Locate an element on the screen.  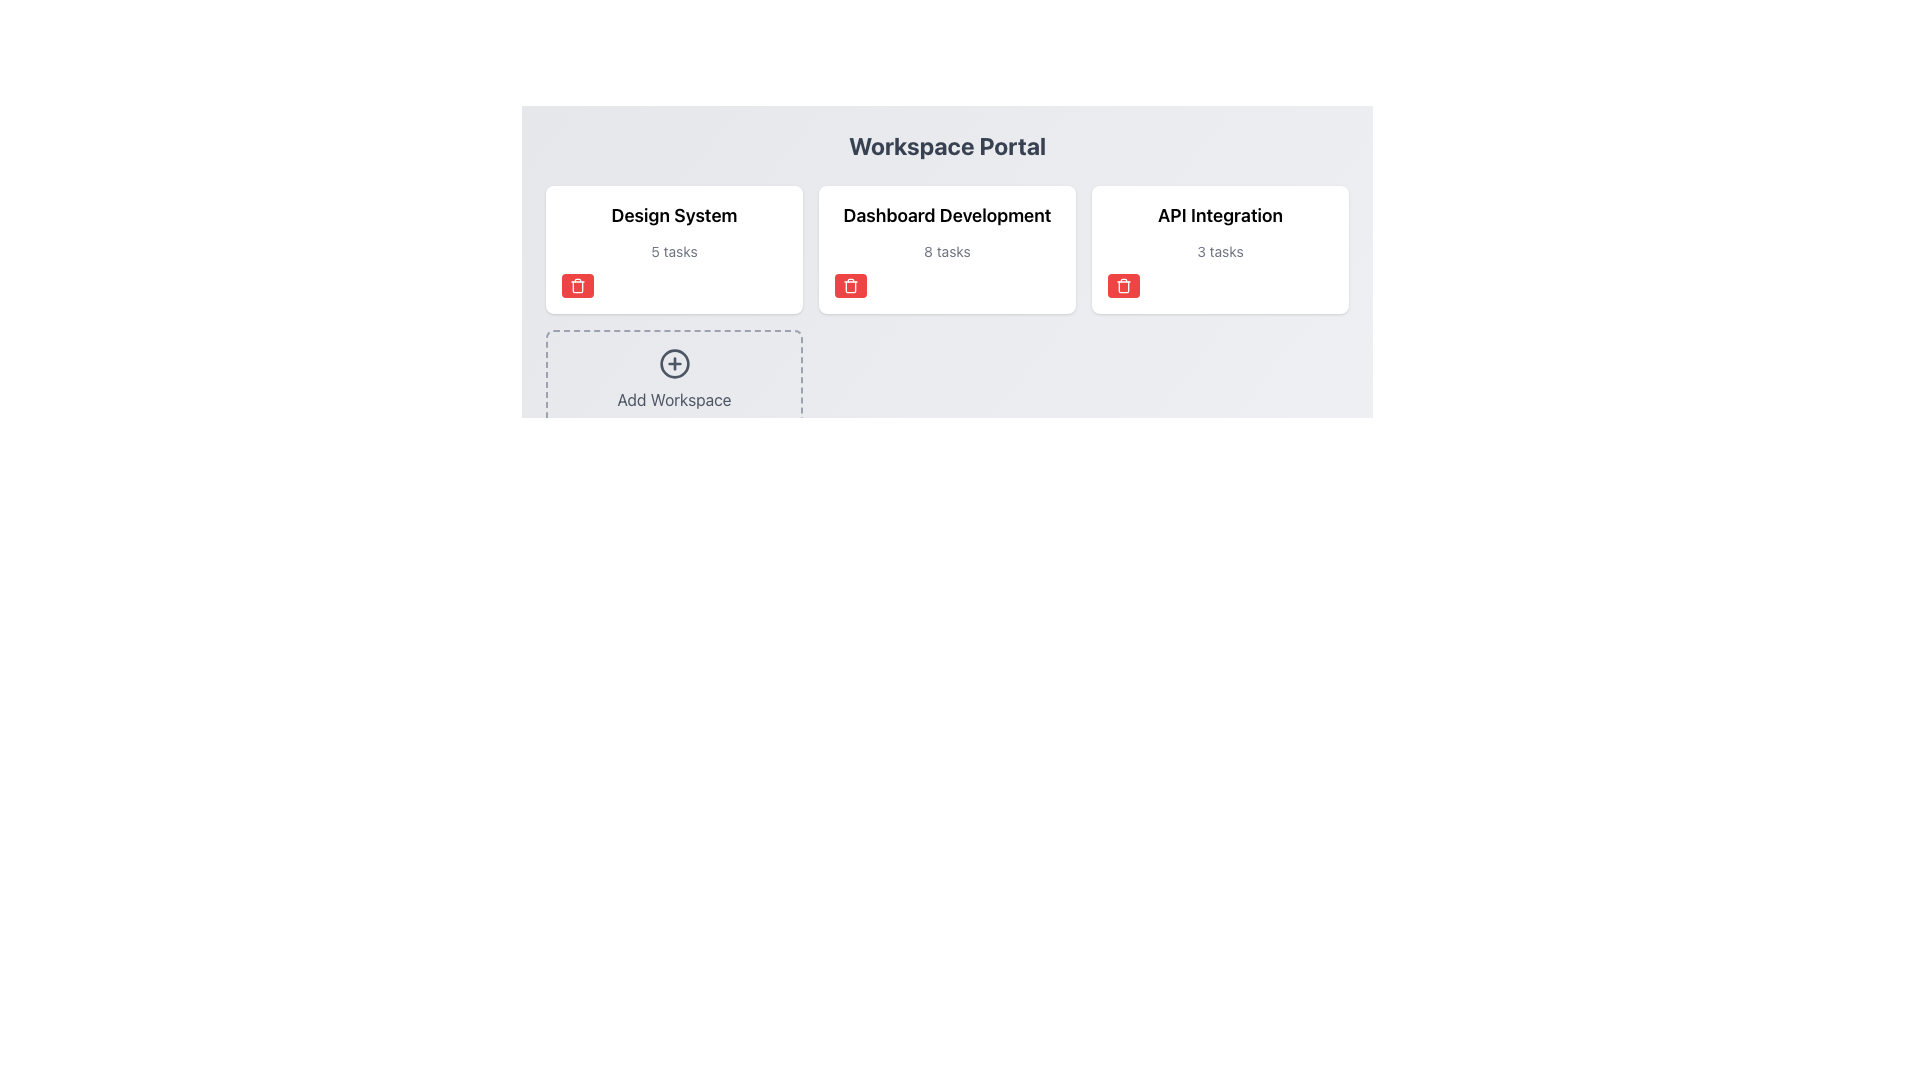
the text label 'Dashboard Development' which is located in the middle card of a three-card layout, positioned above the '8 tasks' subtitle is located at coordinates (946, 216).